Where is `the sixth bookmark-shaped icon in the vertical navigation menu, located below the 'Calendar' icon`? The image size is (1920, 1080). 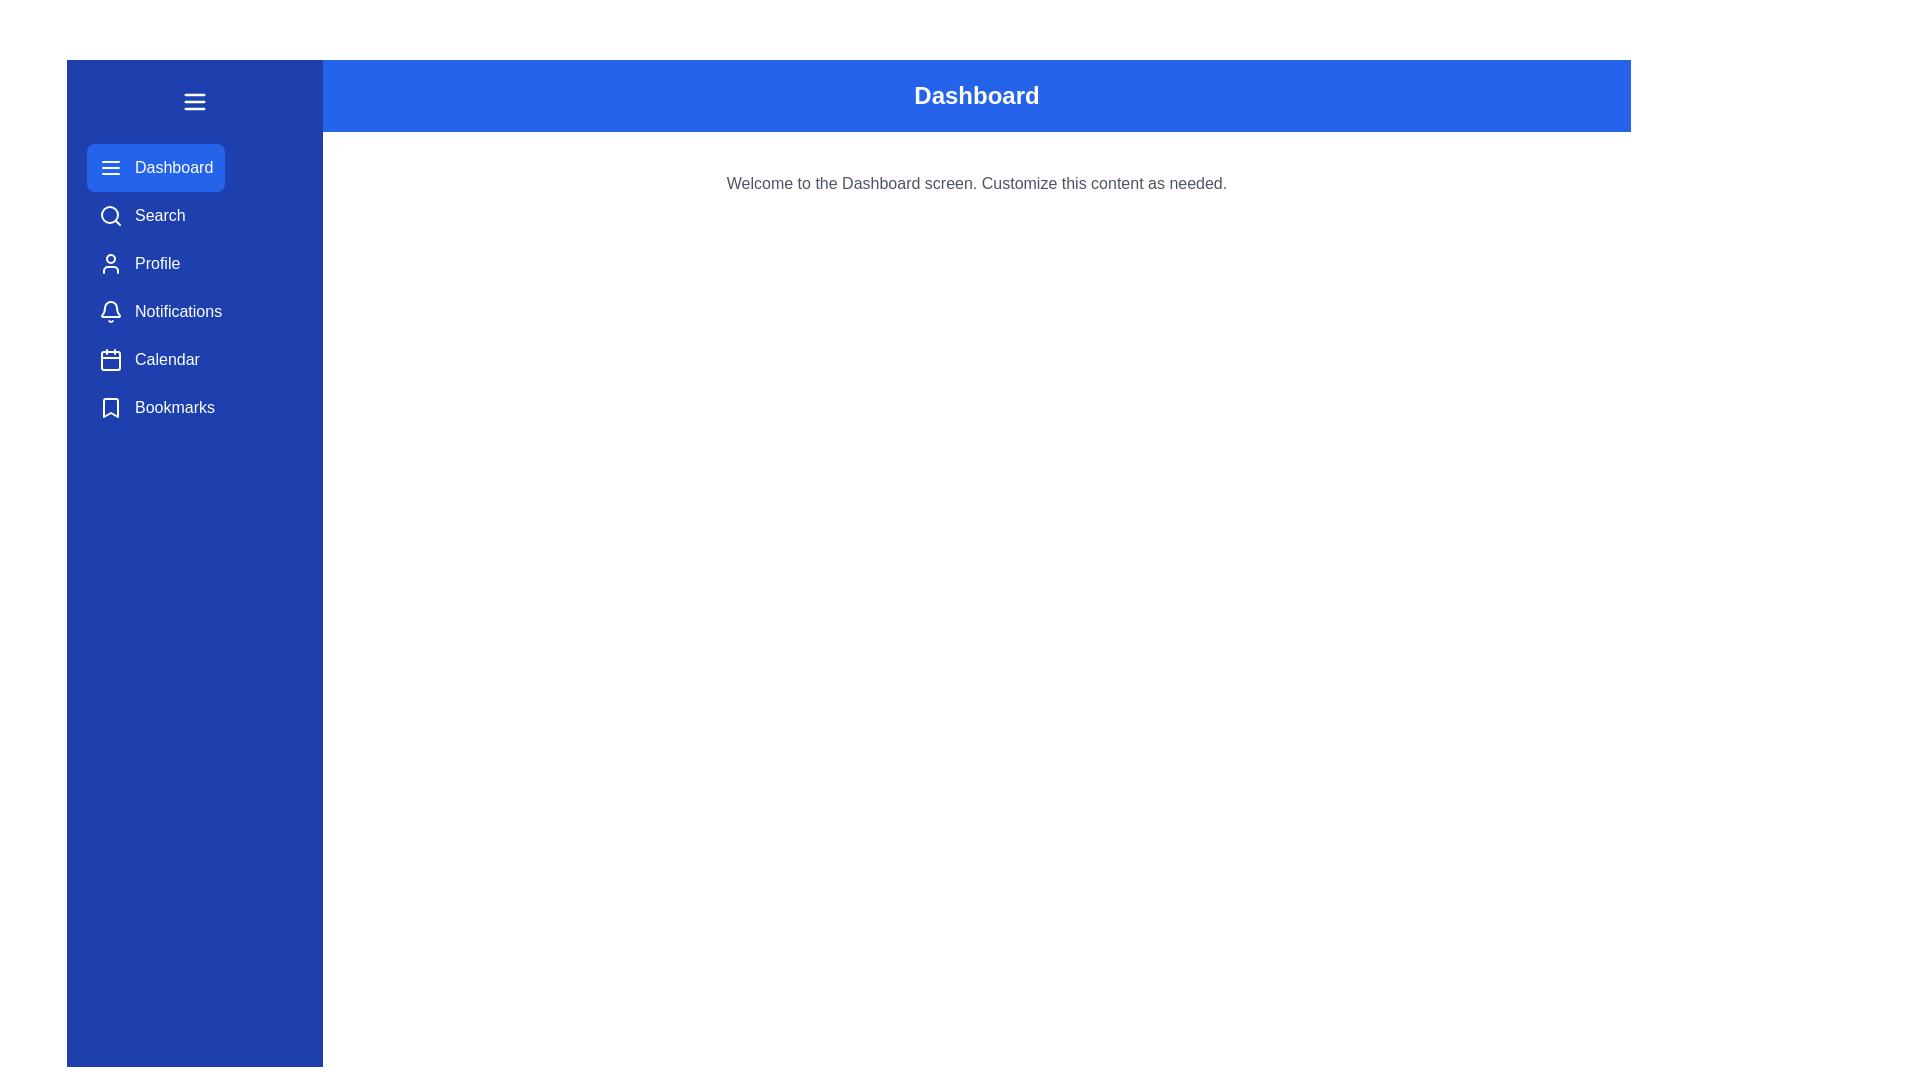 the sixth bookmark-shaped icon in the vertical navigation menu, located below the 'Calendar' icon is located at coordinates (109, 407).